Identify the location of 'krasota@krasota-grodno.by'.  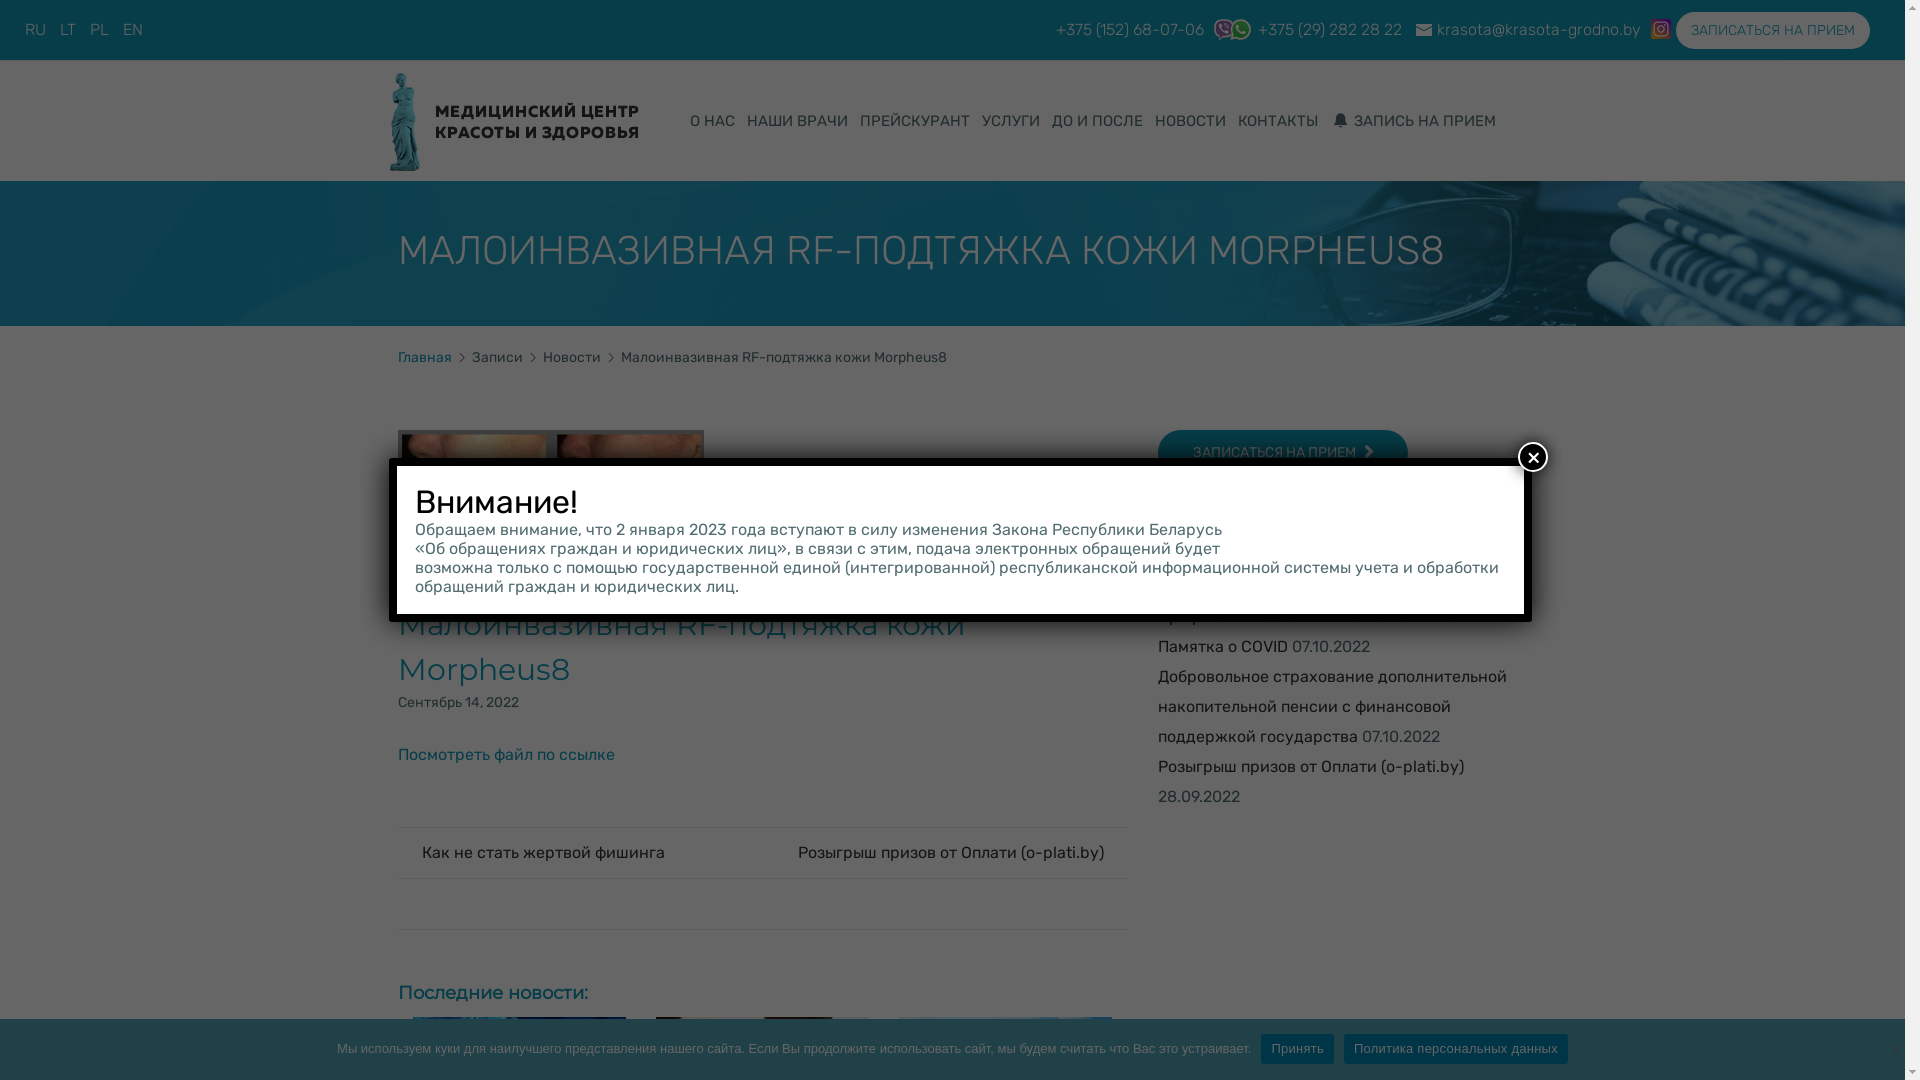
(1538, 29).